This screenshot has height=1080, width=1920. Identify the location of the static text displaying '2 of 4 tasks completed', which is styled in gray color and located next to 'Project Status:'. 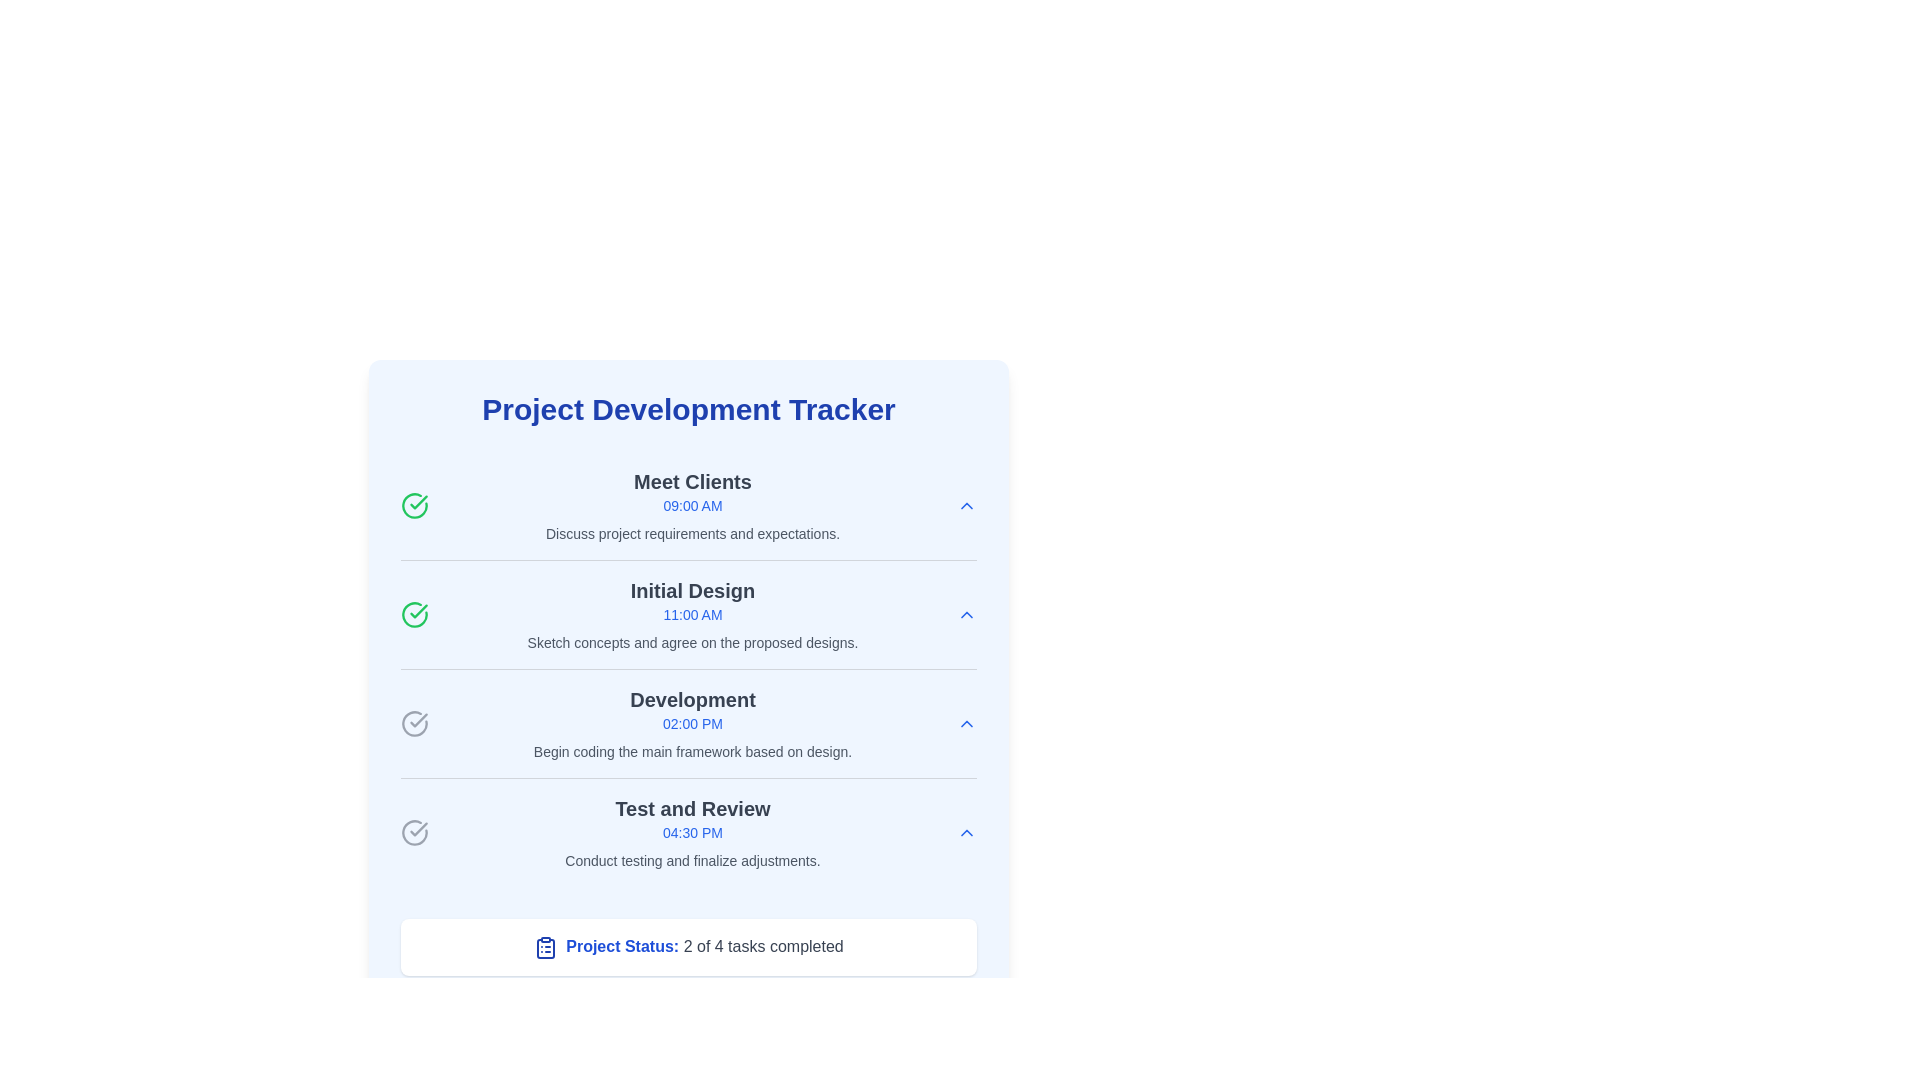
(762, 945).